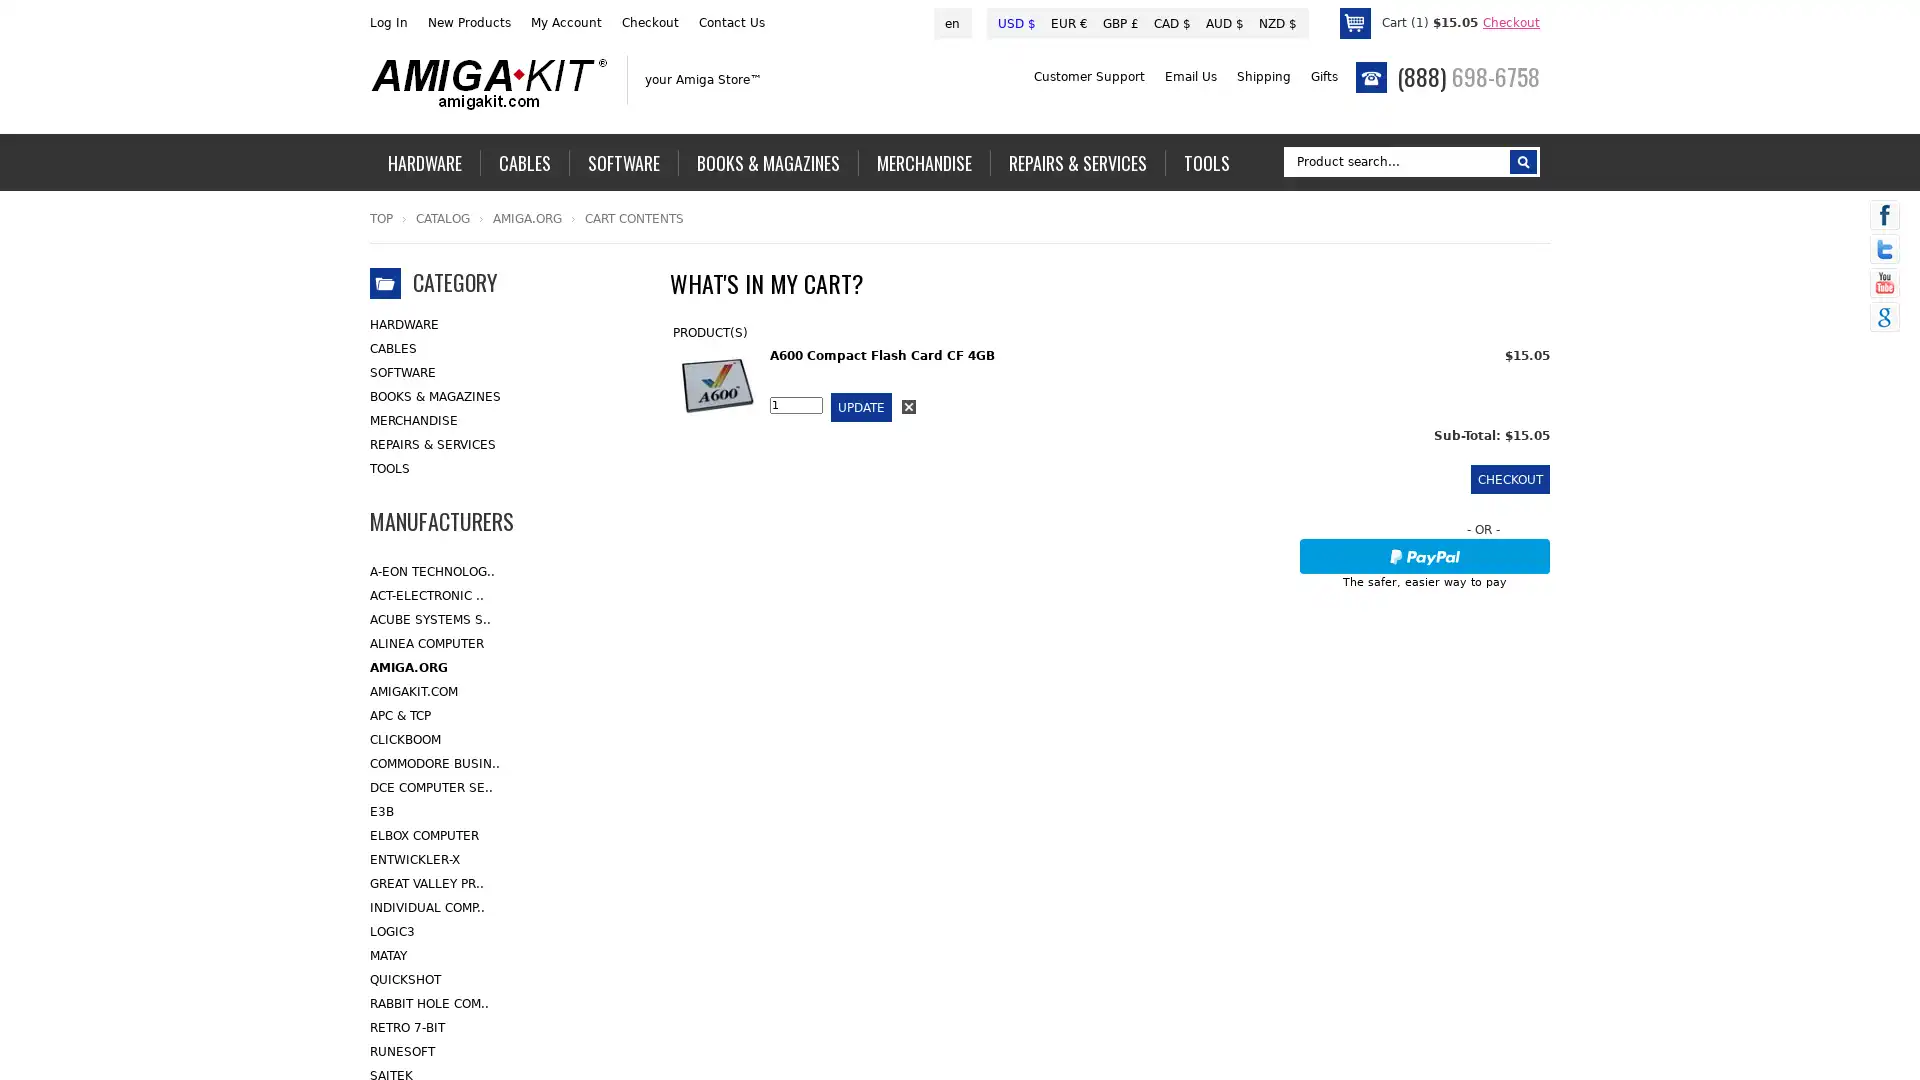 This screenshot has width=1920, height=1080. I want to click on UPDATE, so click(861, 406).